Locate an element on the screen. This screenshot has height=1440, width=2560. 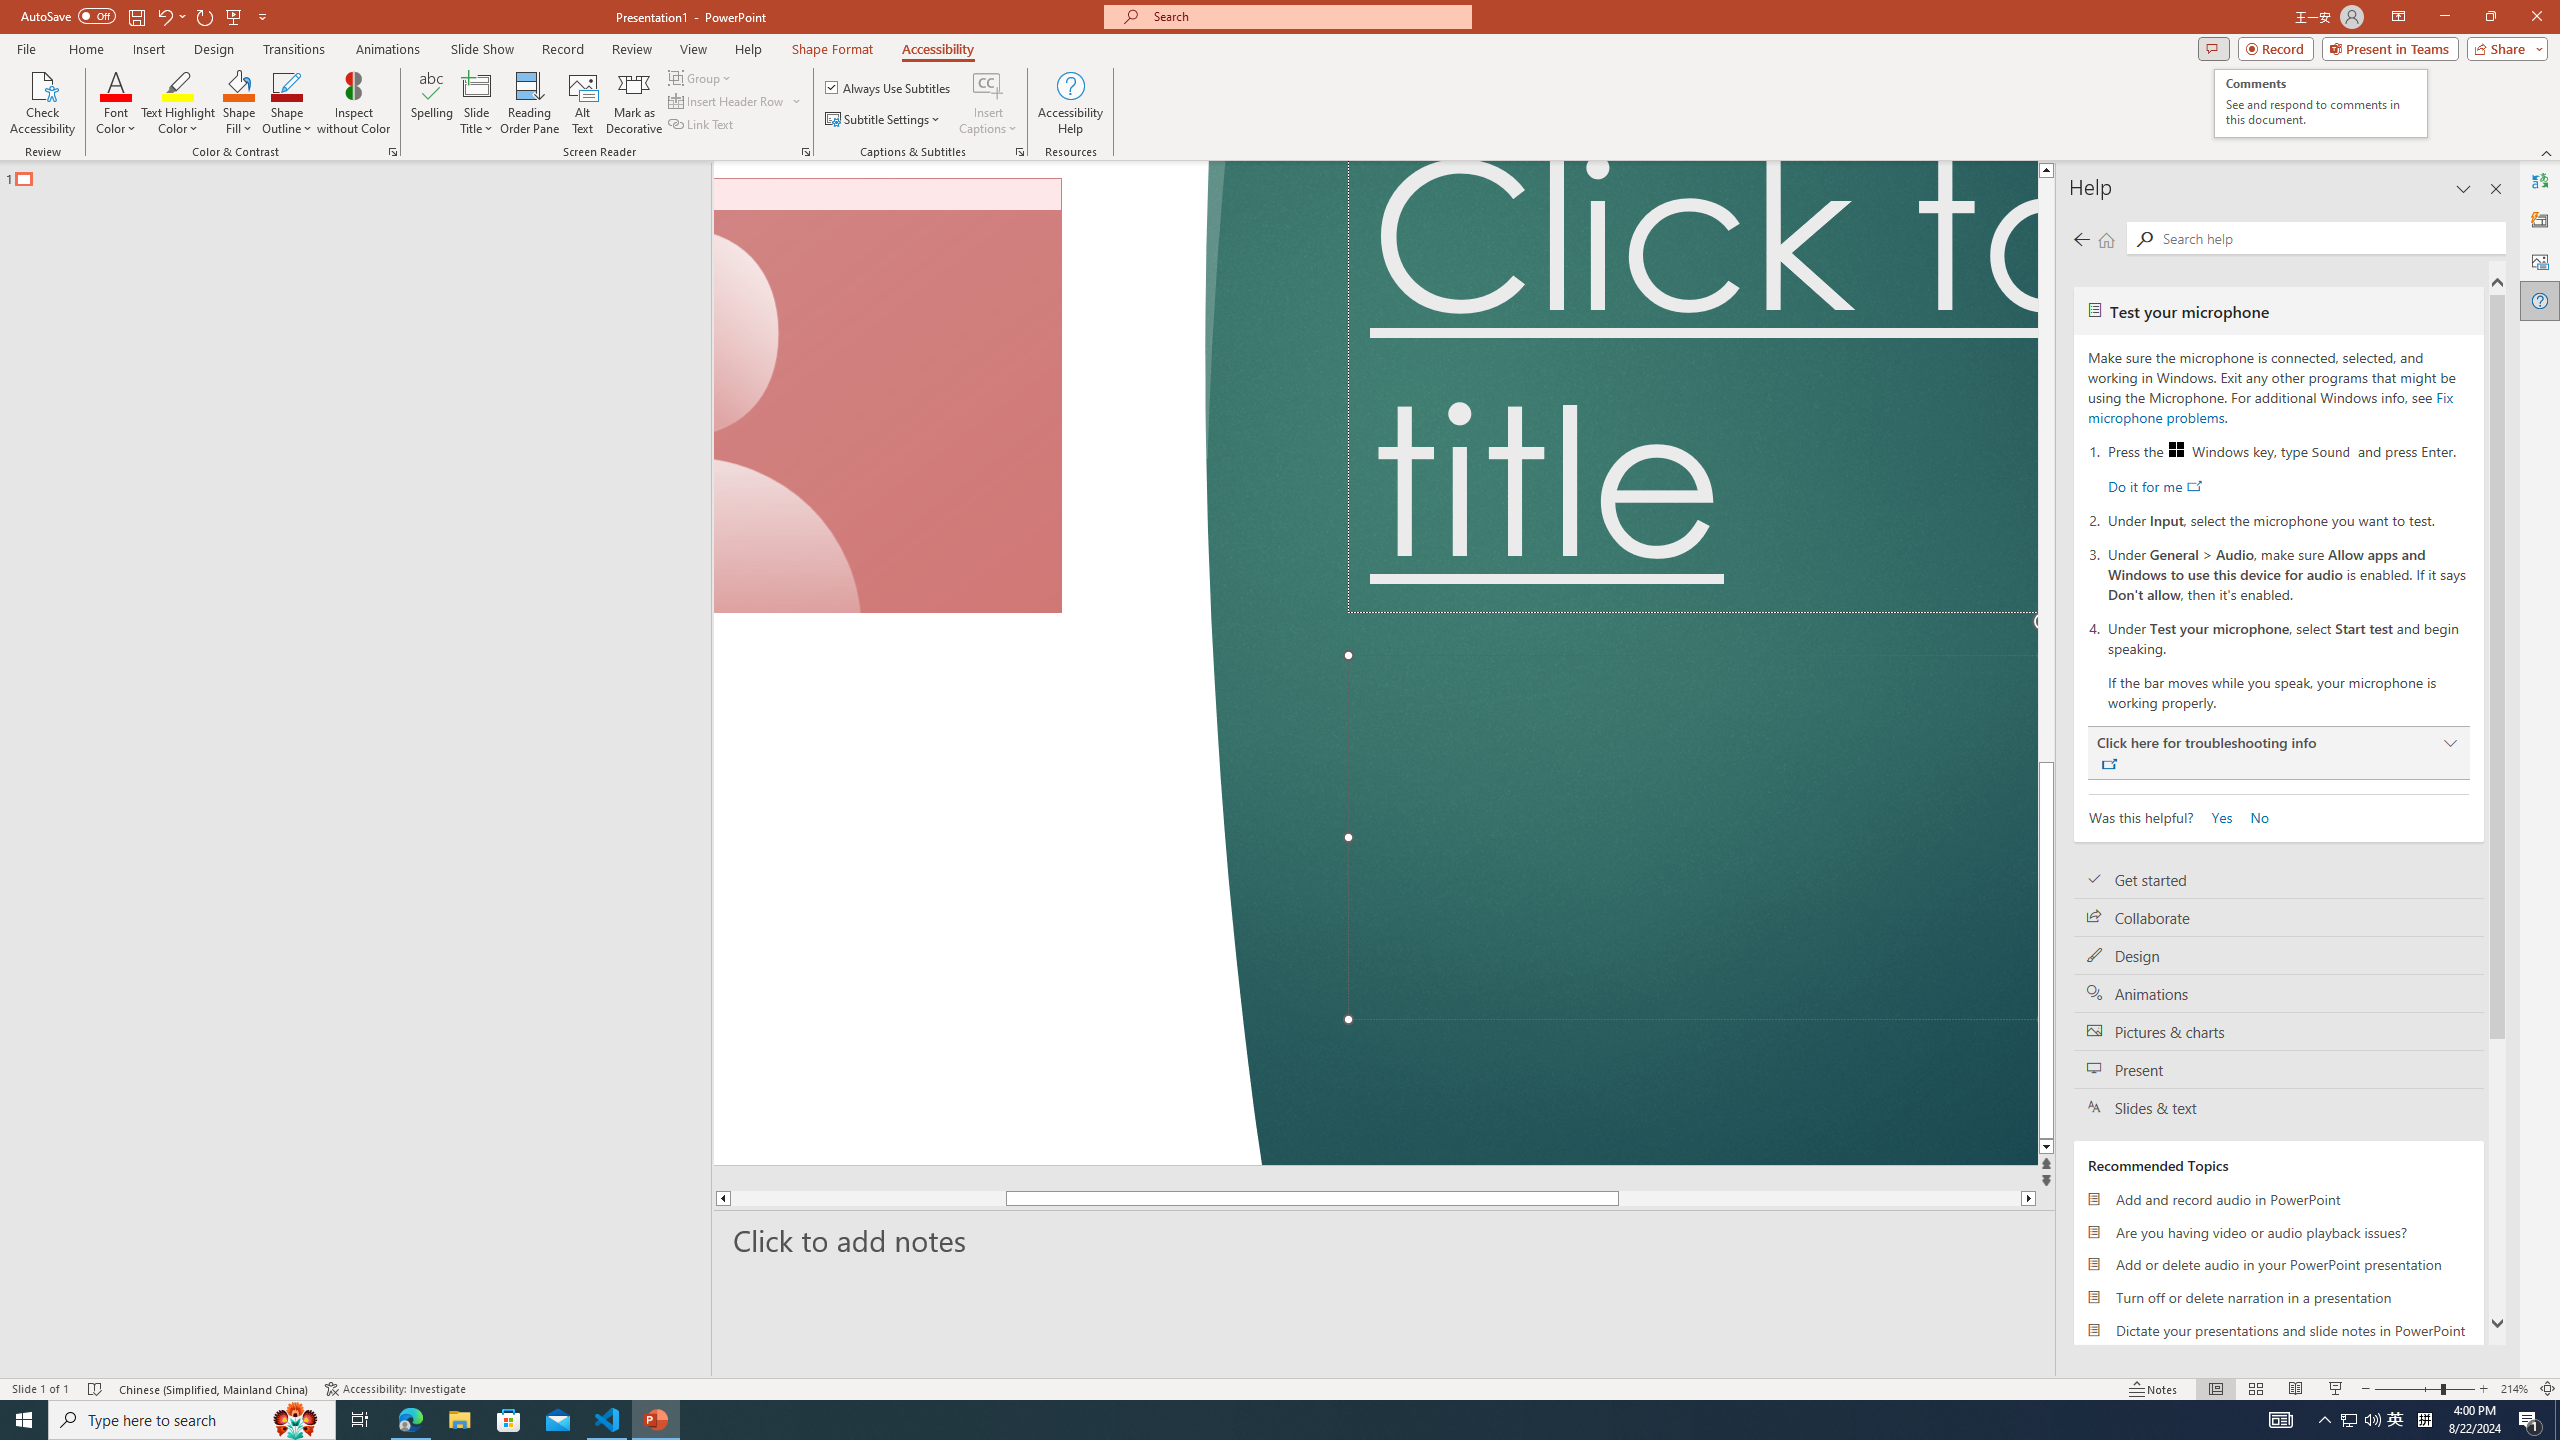
'Turn off or delete narration in a presentation' is located at coordinates (2278, 1297).